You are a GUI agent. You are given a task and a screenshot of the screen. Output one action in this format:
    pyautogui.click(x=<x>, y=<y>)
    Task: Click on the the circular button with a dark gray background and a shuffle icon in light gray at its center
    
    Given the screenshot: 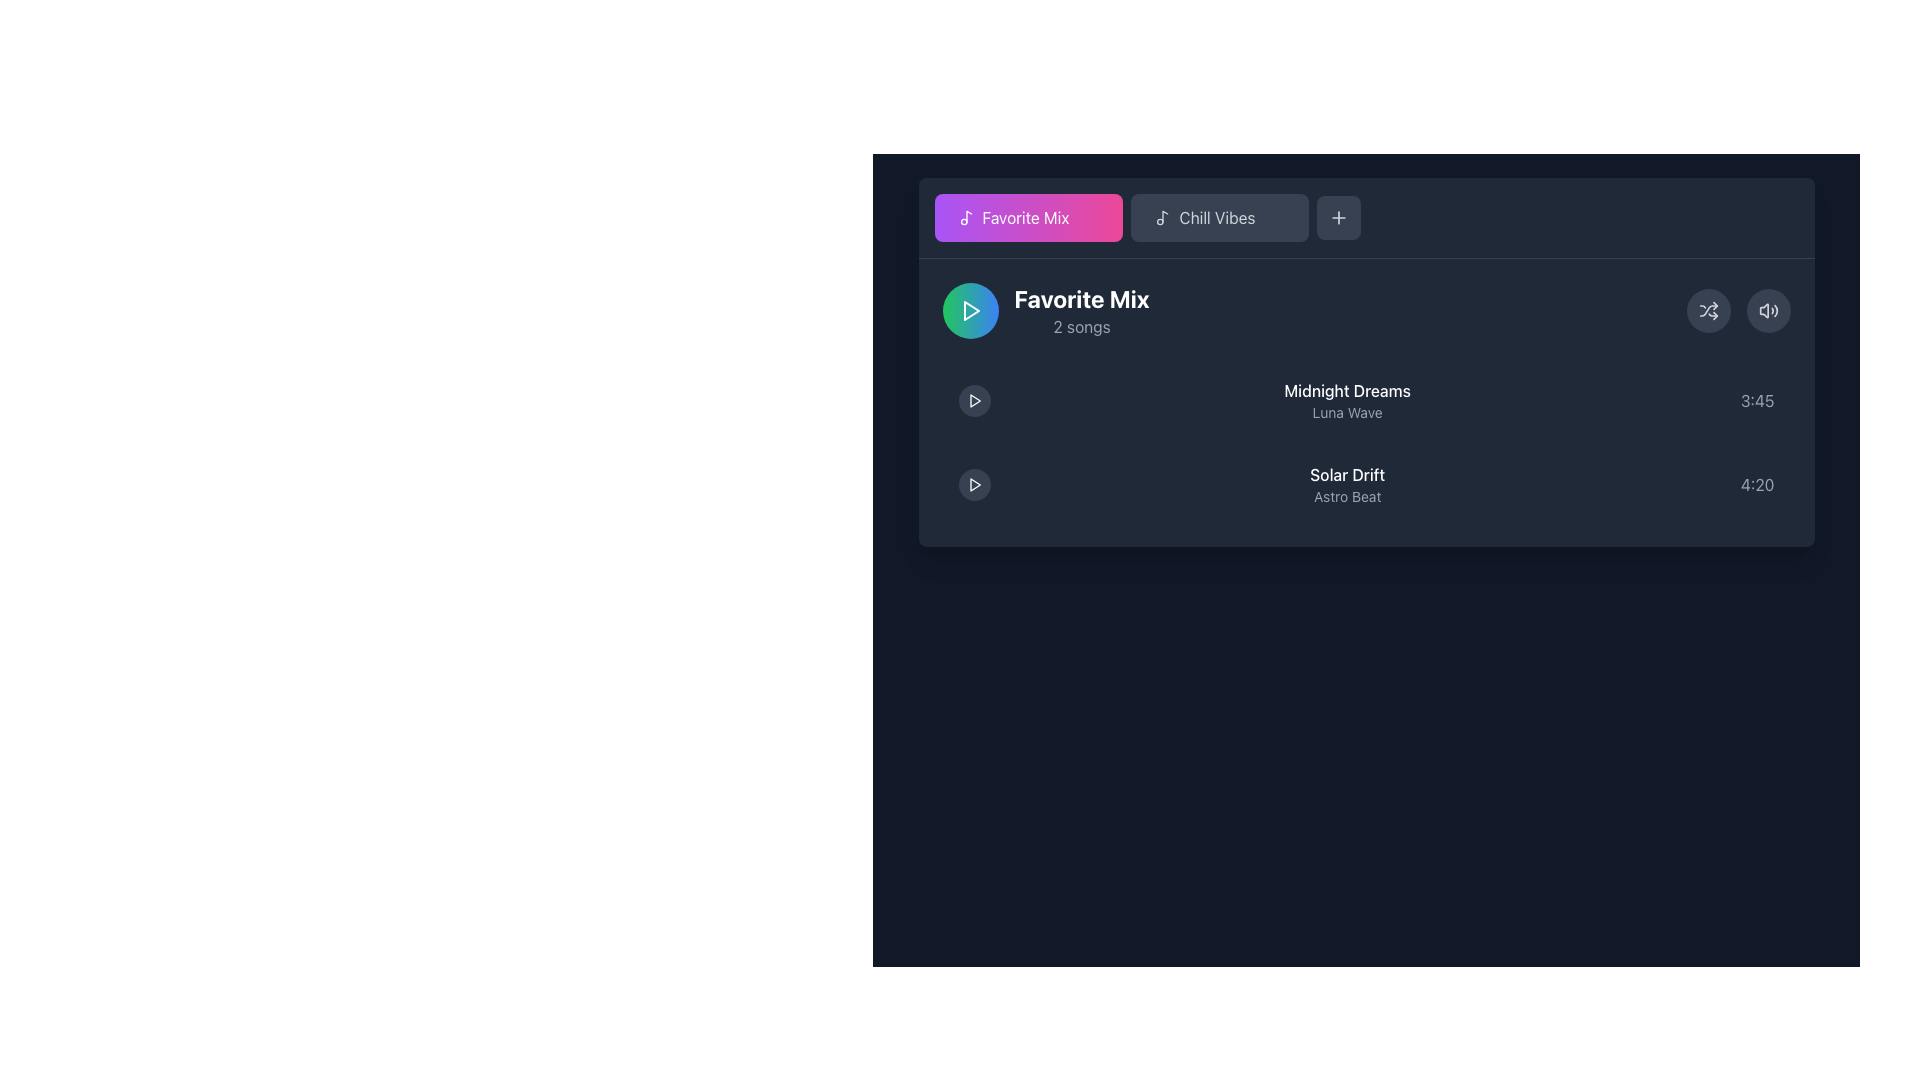 What is the action you would take?
    pyautogui.click(x=1707, y=311)
    